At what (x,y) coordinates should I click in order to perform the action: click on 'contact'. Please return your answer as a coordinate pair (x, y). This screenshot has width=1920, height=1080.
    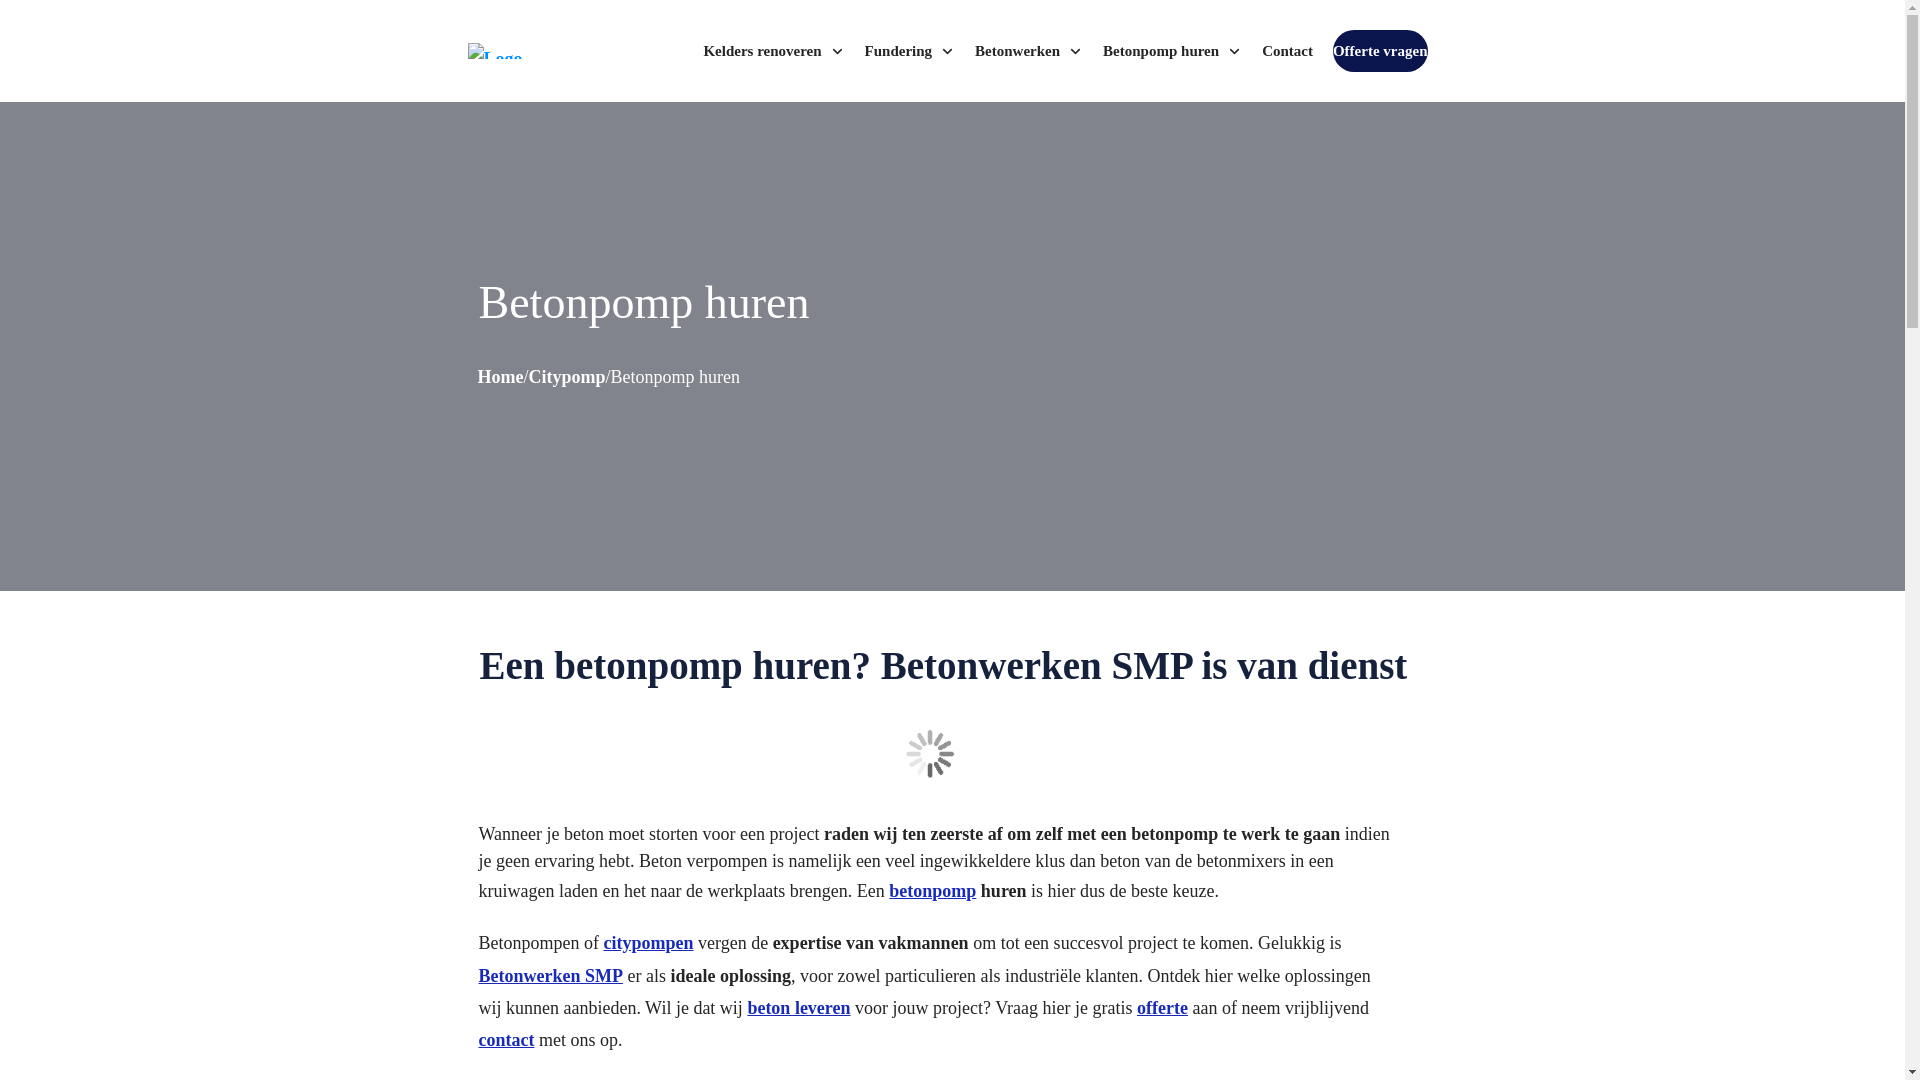
    Looking at the image, I should click on (505, 1039).